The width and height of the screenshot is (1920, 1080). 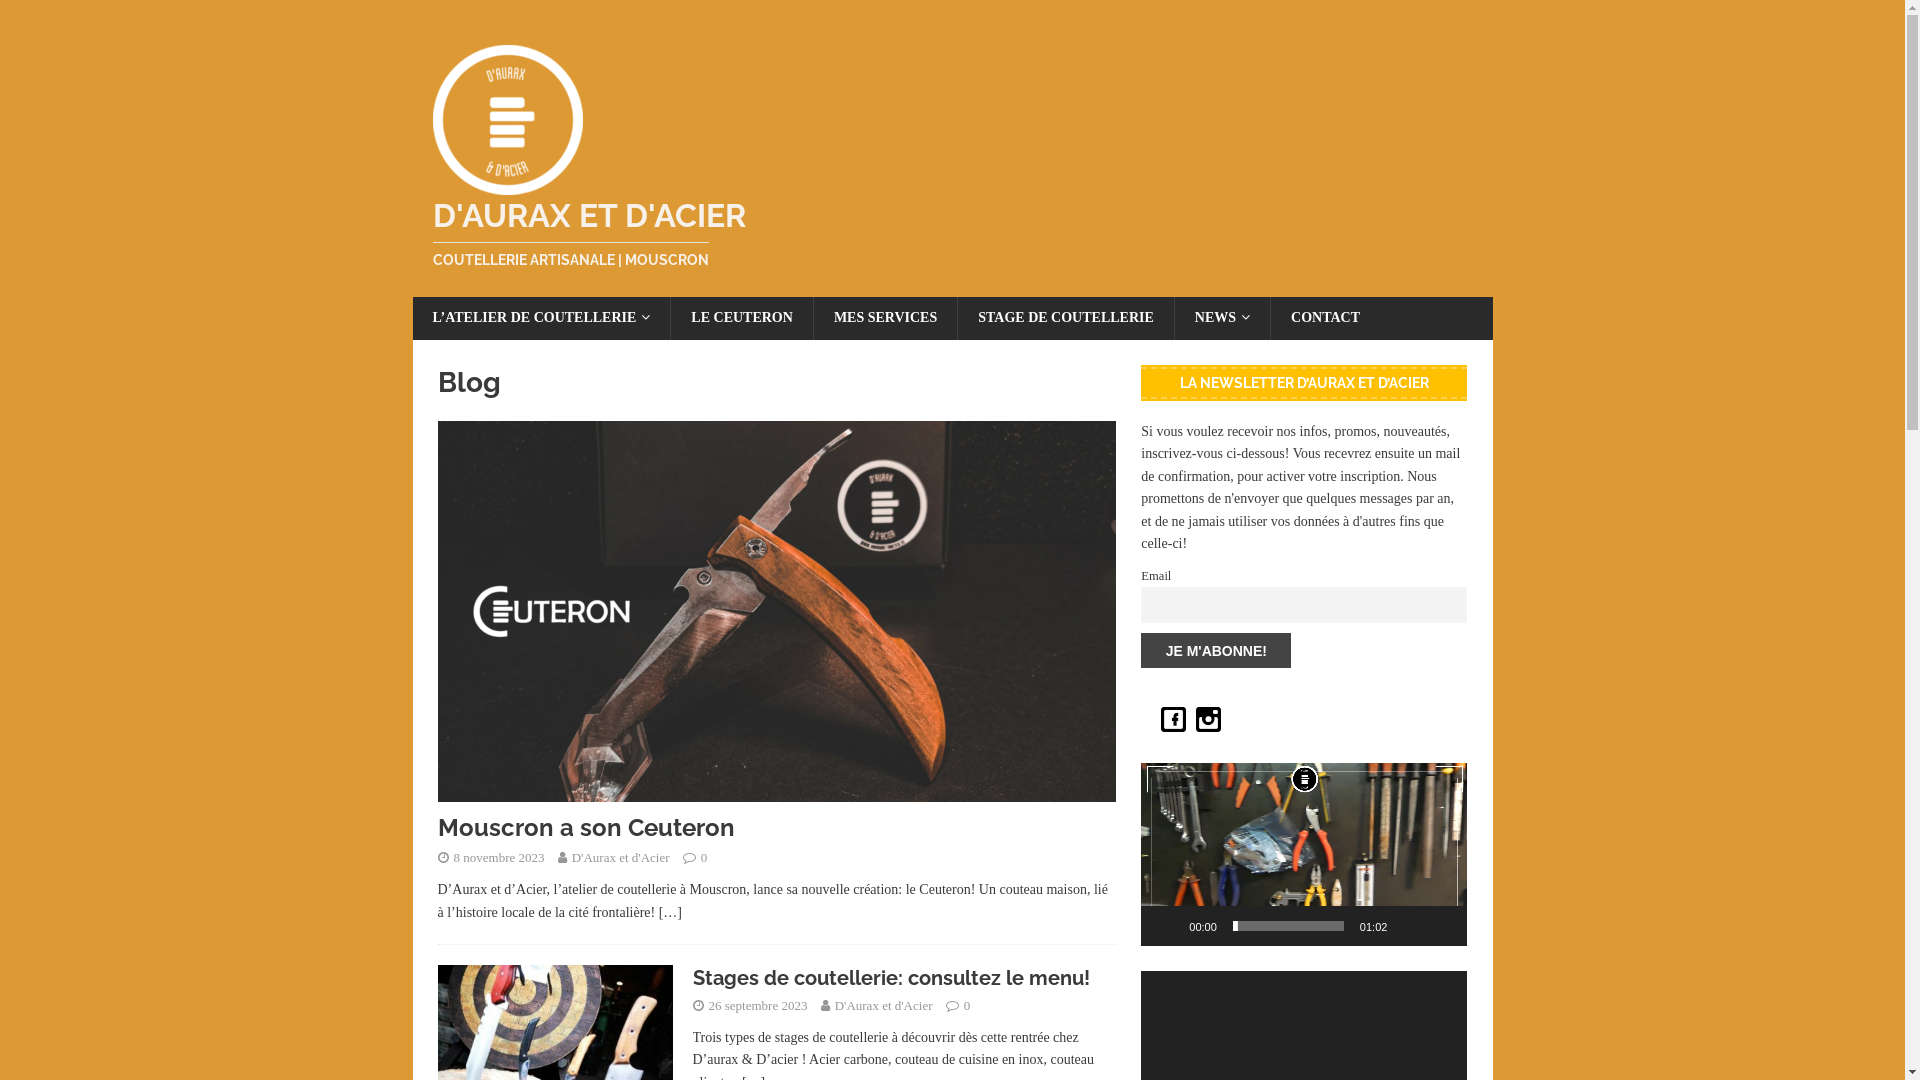 What do you see at coordinates (740, 316) in the screenshot?
I see `'LE CEUTERON'` at bounding box center [740, 316].